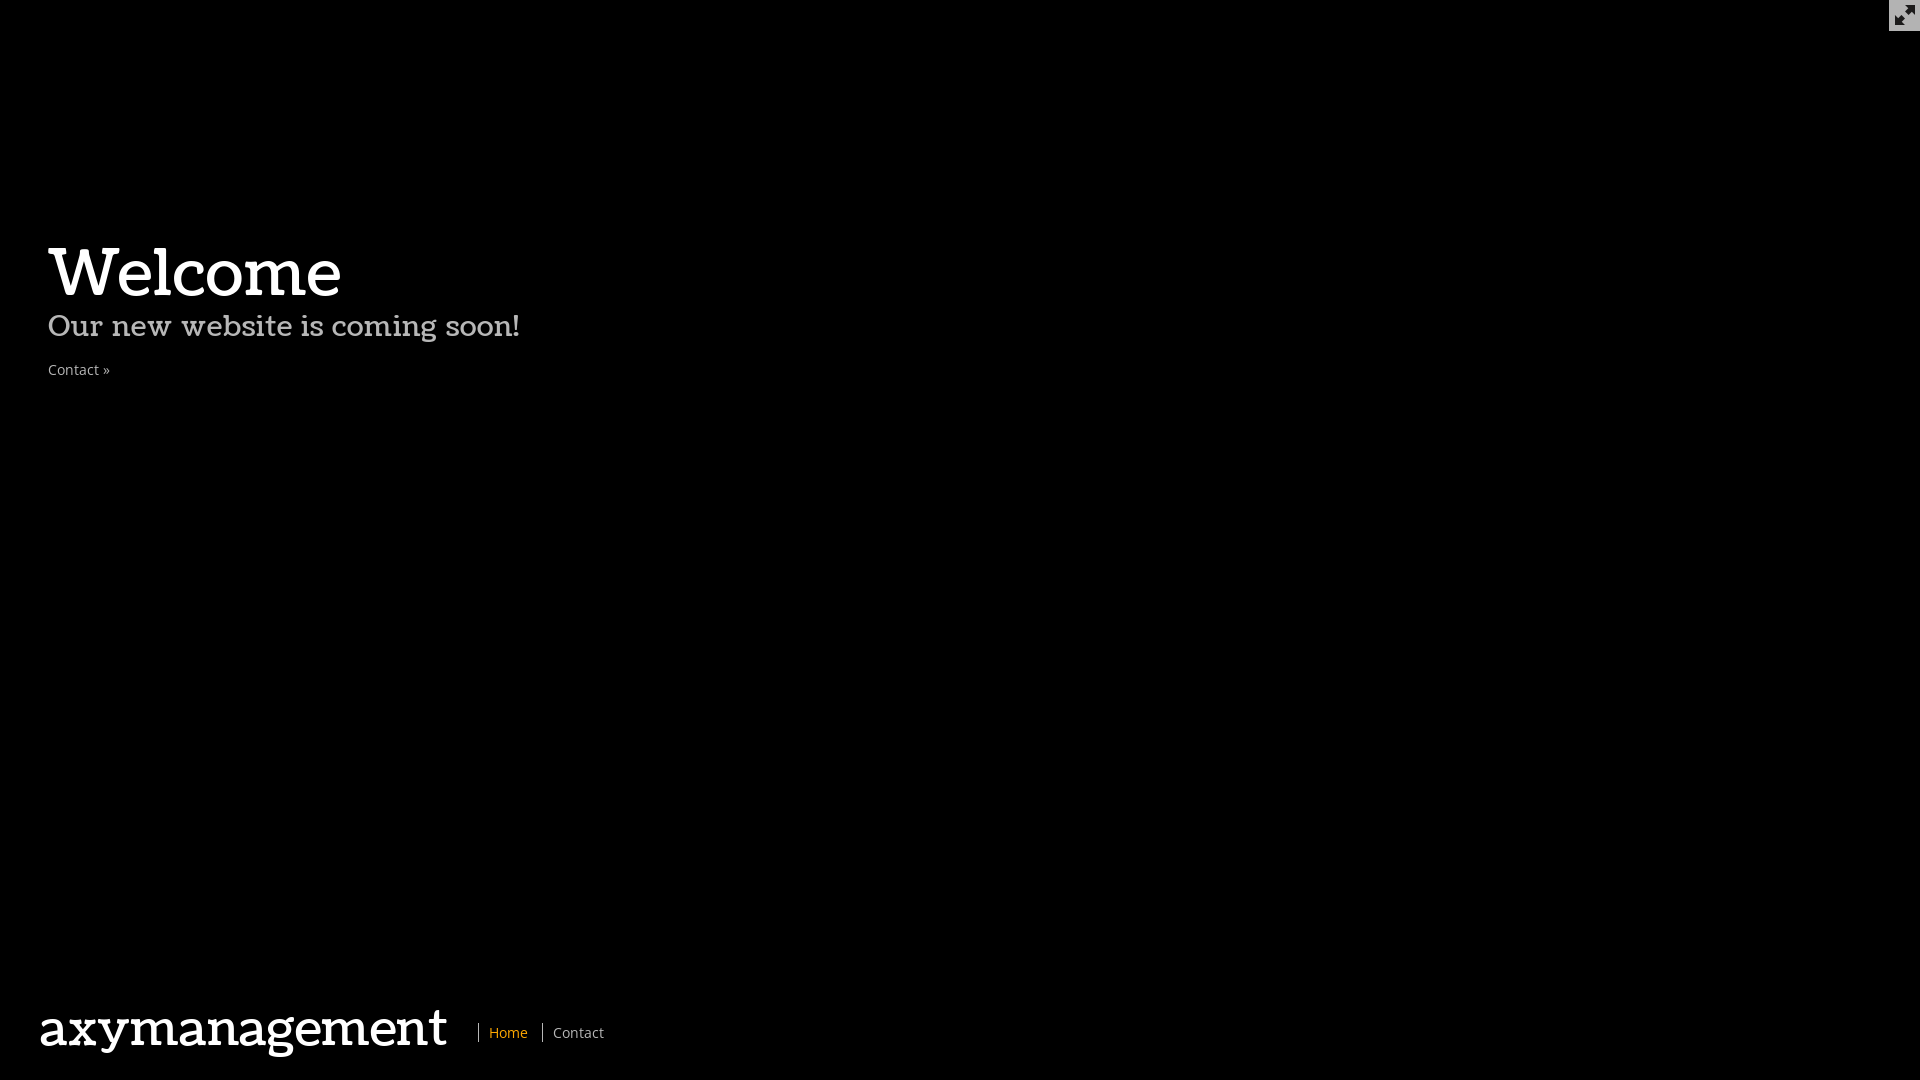  I want to click on 'Contact', so click(552, 1032).